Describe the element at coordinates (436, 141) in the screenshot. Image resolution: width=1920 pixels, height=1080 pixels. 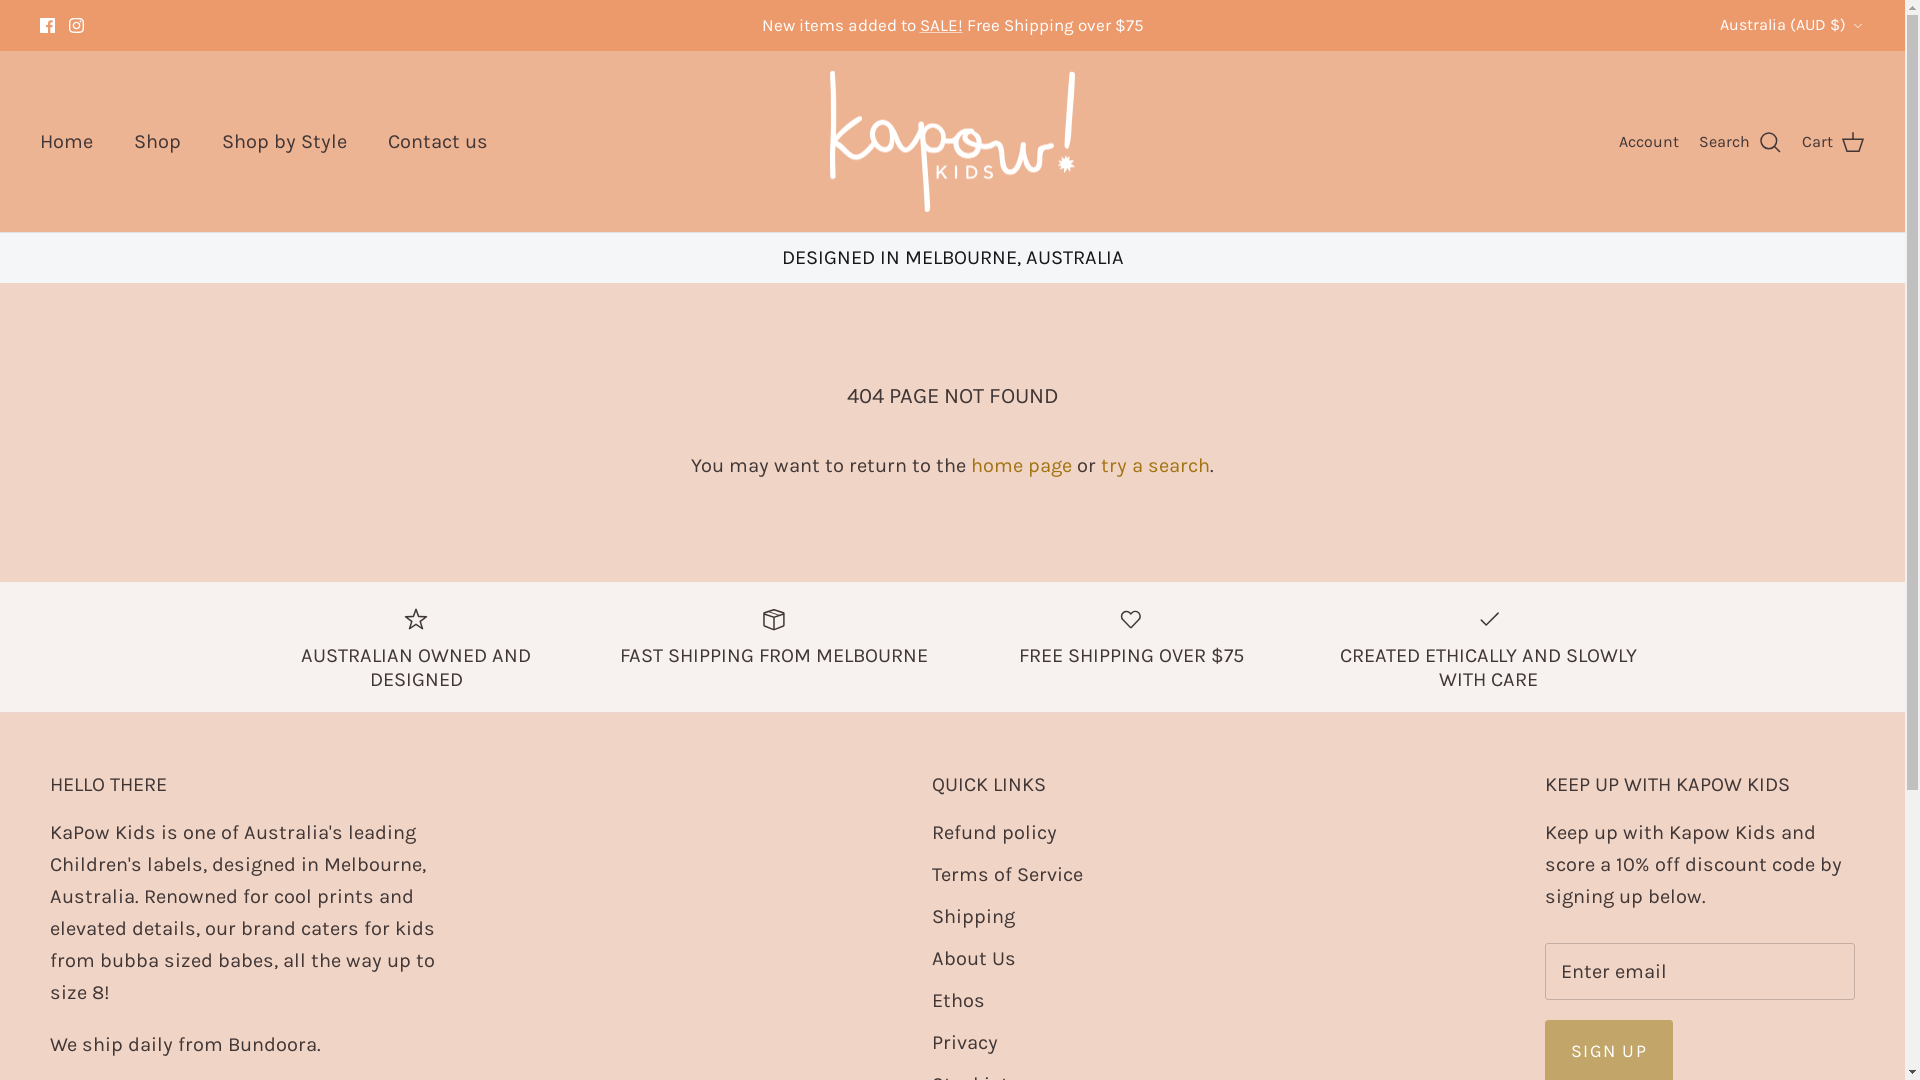
I see `'Contact us'` at that location.